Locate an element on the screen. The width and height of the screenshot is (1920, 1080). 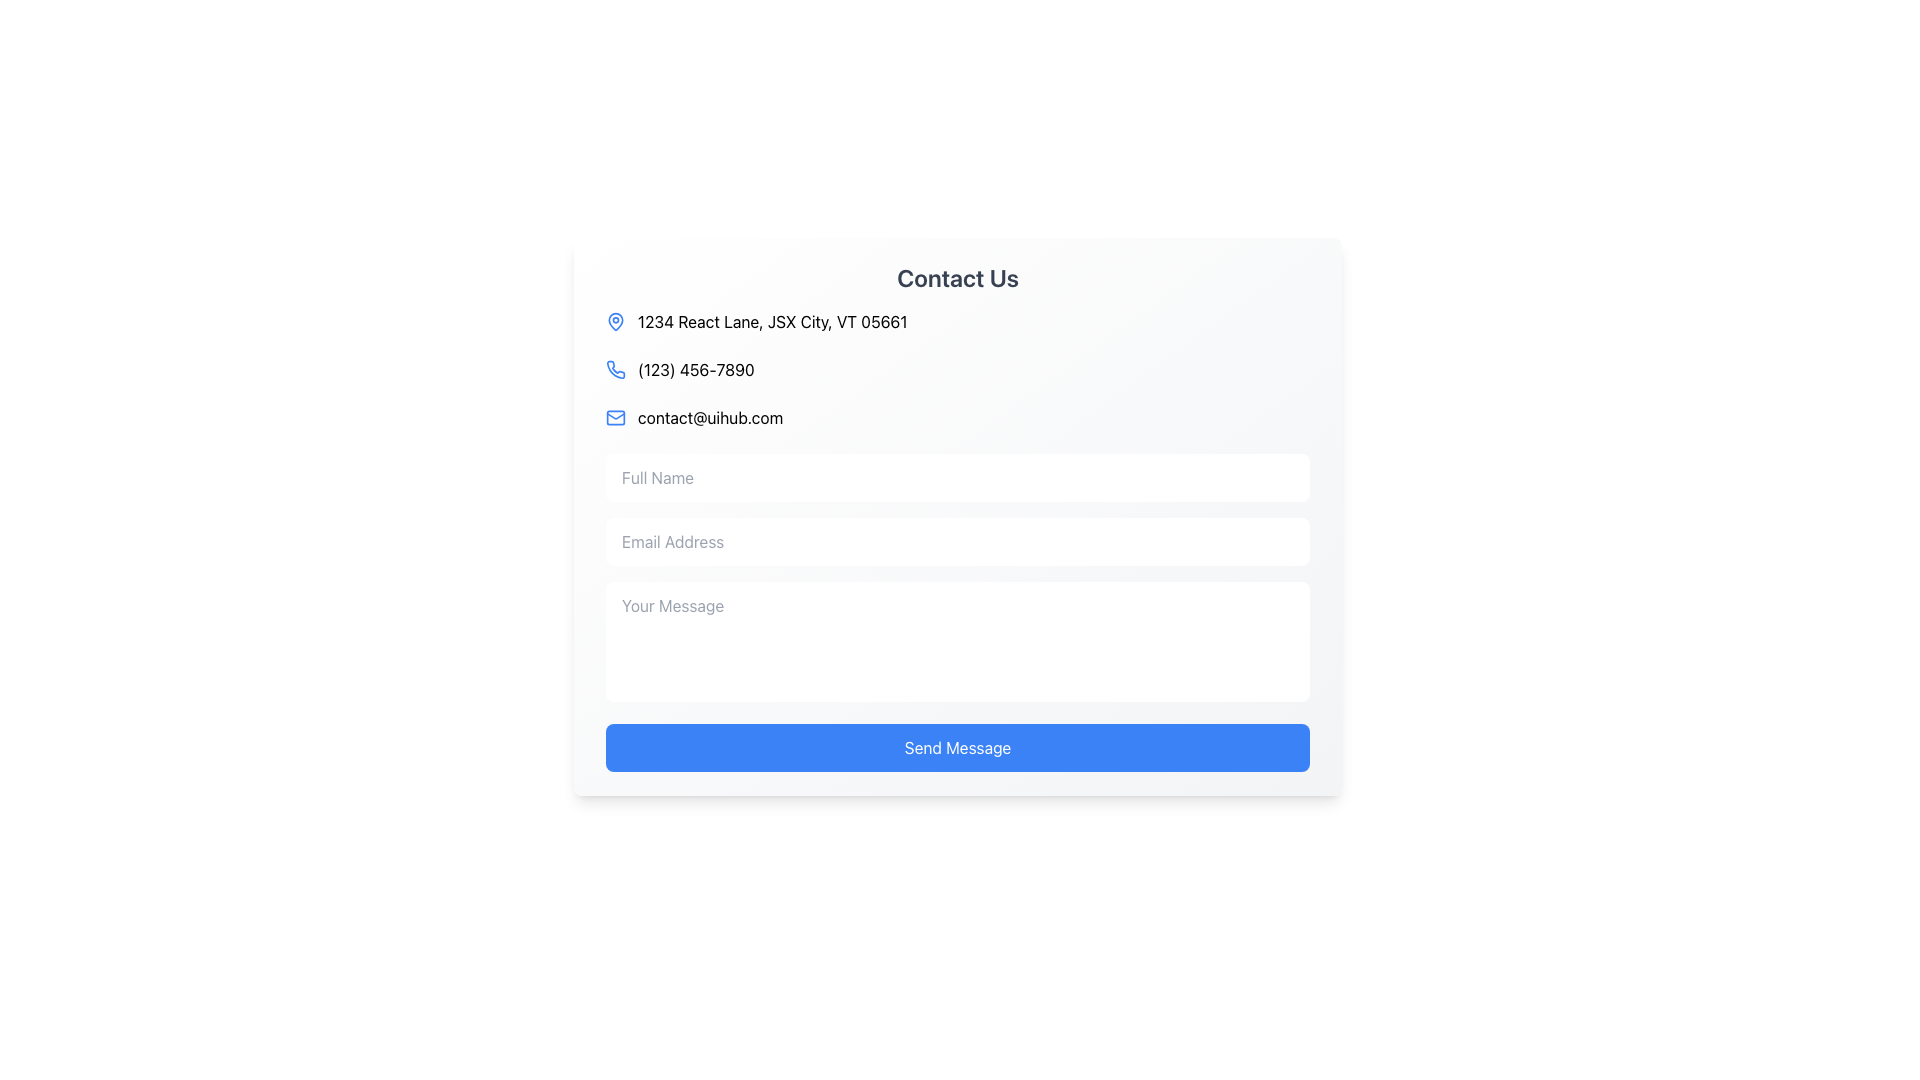
the upper region of the map pin SVG icon located at the left side of the address '1234 React Lane, JSX City, VT 05661' is located at coordinates (614, 319).